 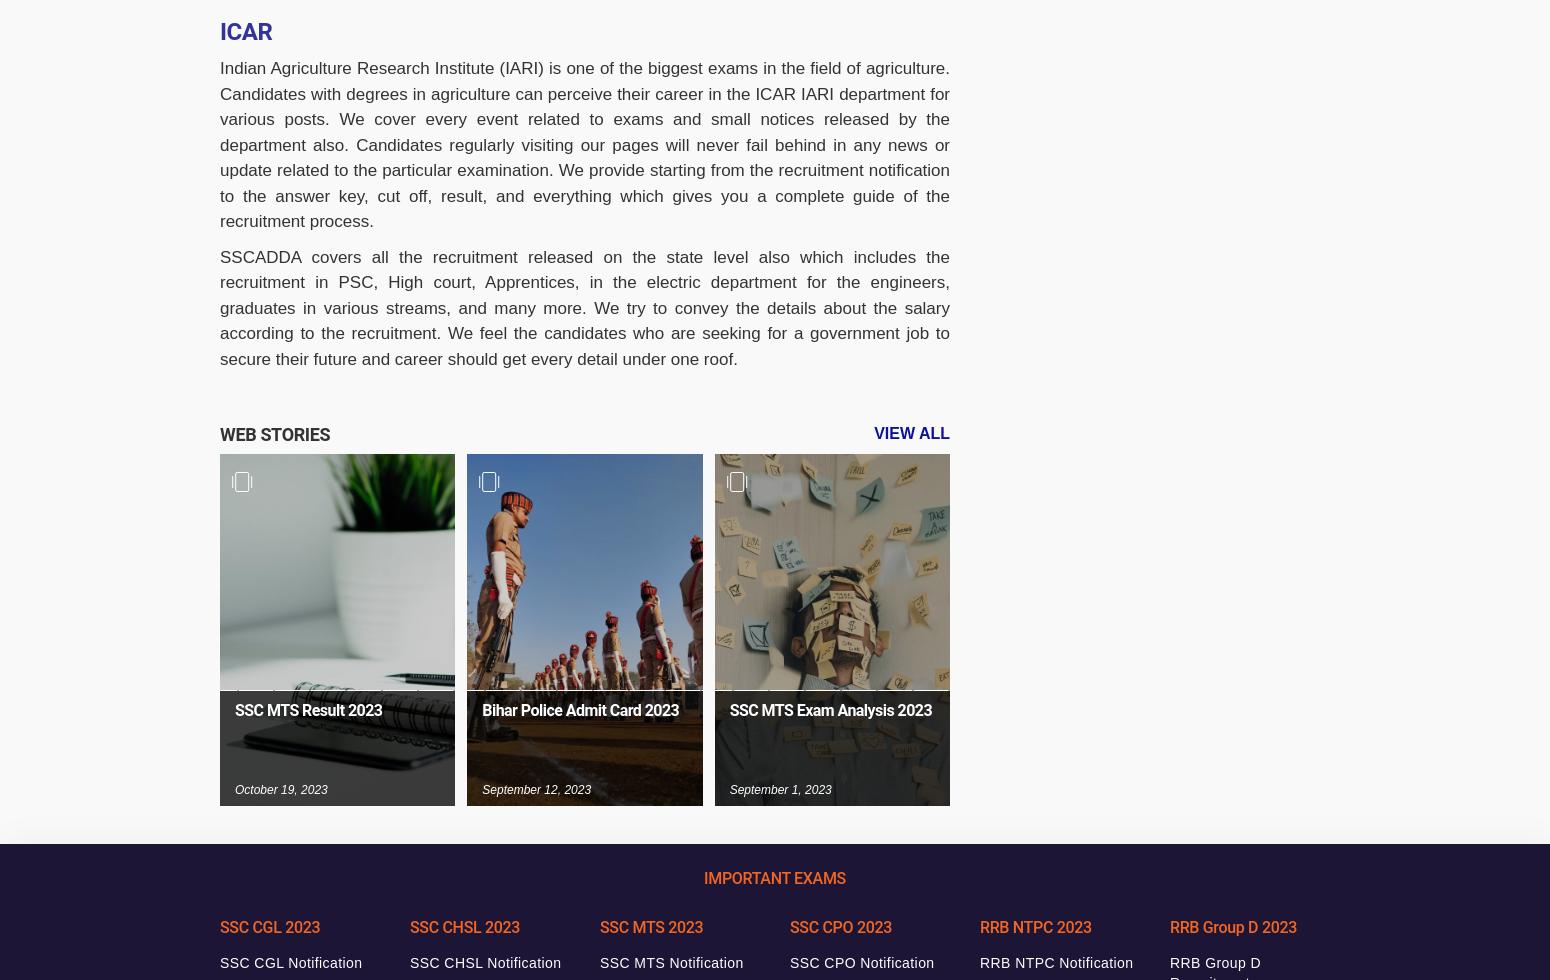 What do you see at coordinates (778, 788) in the screenshot?
I see `'September 1, 2023'` at bounding box center [778, 788].